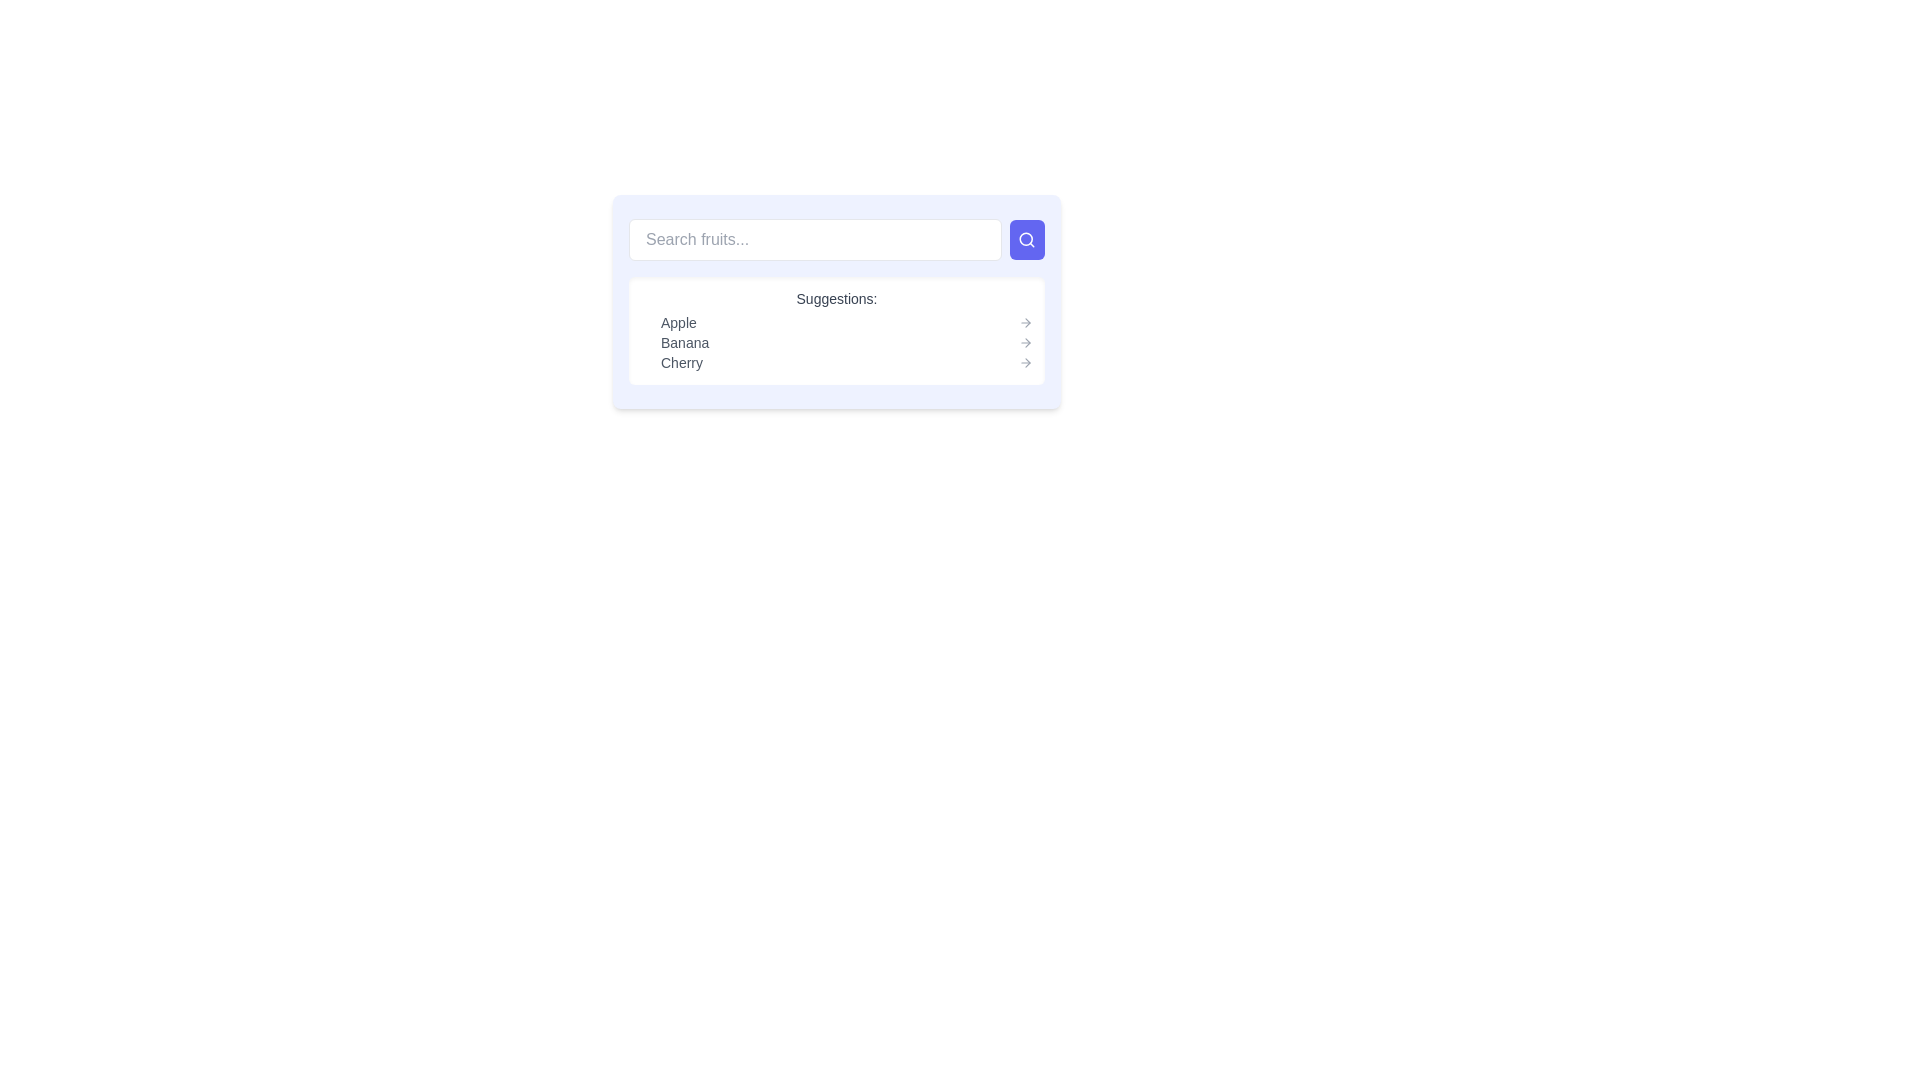 The image size is (1920, 1080). Describe the element at coordinates (1026, 238) in the screenshot. I see `the SVG Circle that is part of the search button icon located at the right end of the search bar component` at that location.